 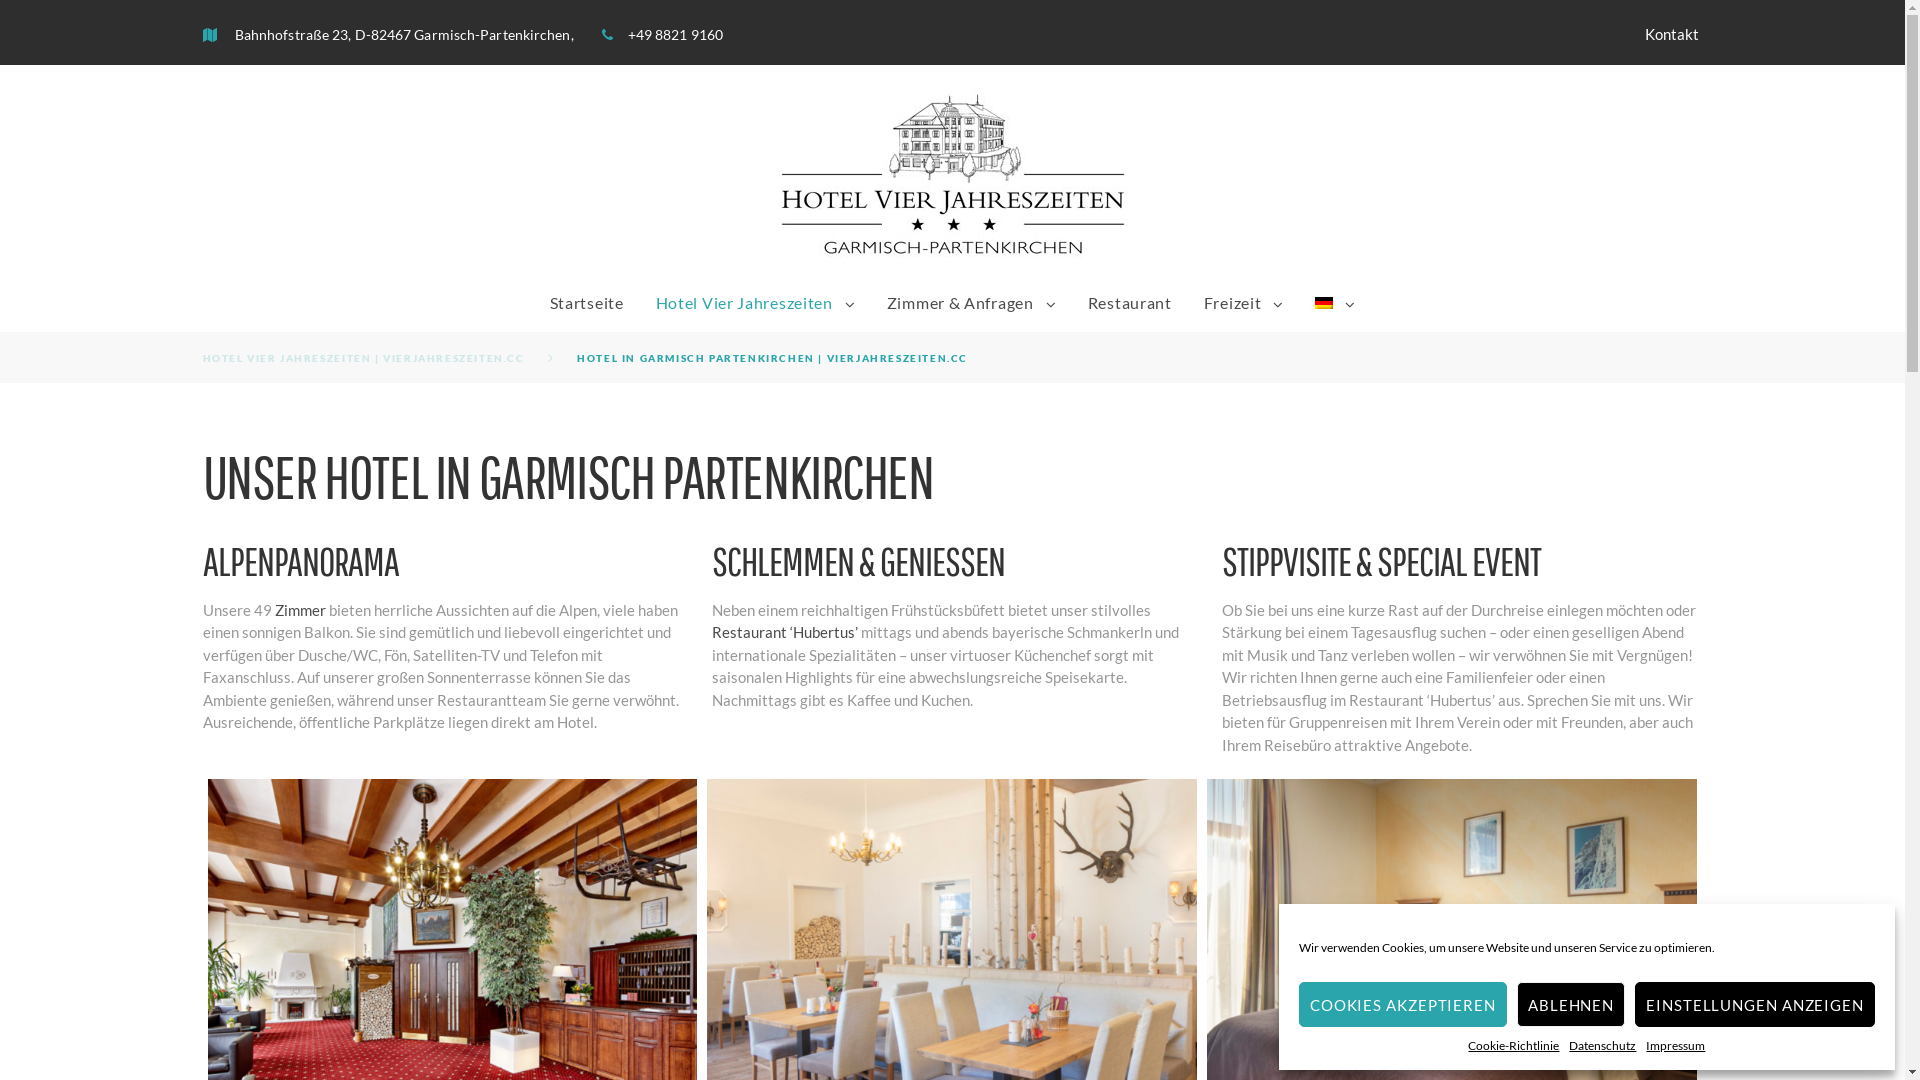 What do you see at coordinates (1129, 301) in the screenshot?
I see `'Restaurant'` at bounding box center [1129, 301].